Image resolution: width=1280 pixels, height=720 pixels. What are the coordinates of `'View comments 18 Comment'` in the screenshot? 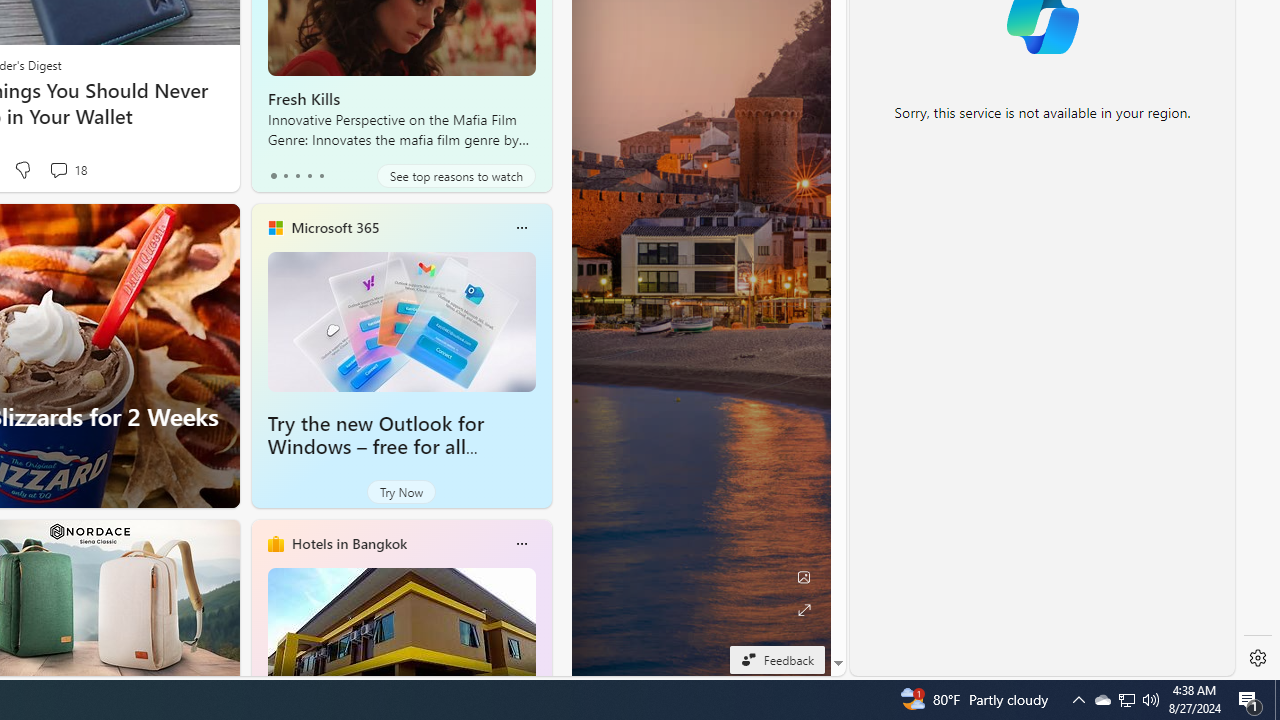 It's located at (58, 168).